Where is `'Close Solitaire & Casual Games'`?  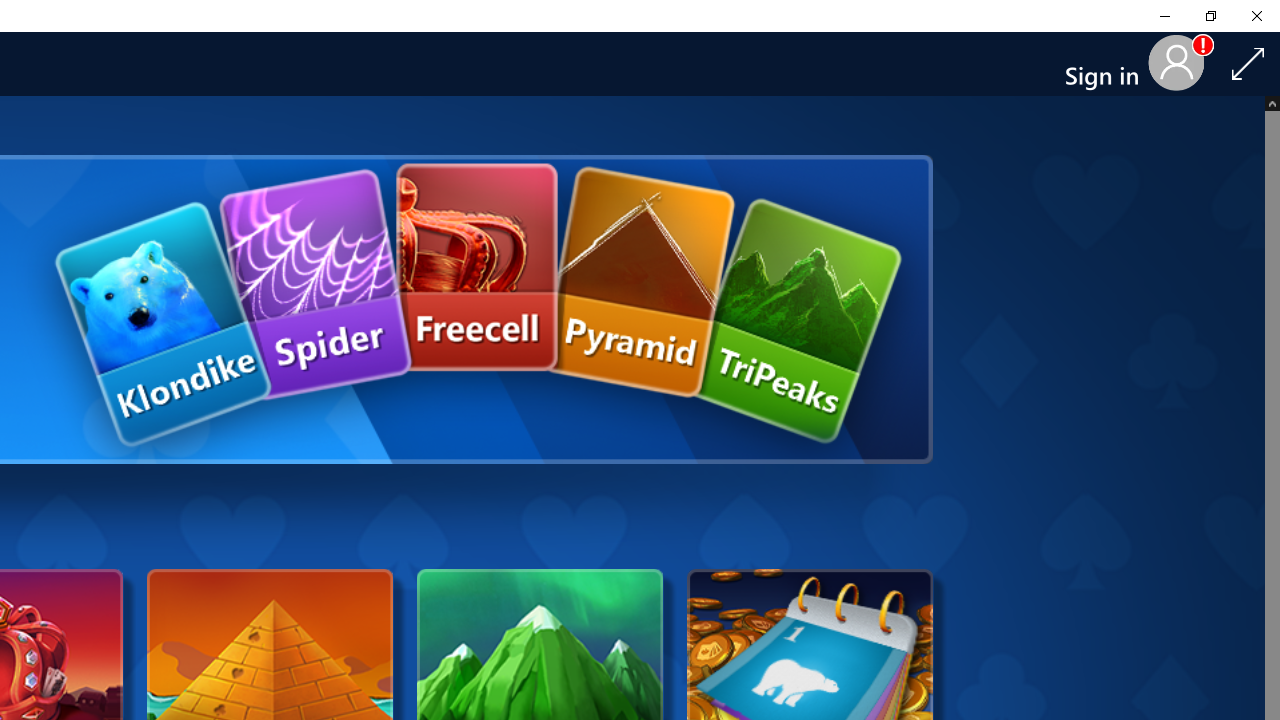
'Close Solitaire & Casual Games' is located at coordinates (1255, 15).